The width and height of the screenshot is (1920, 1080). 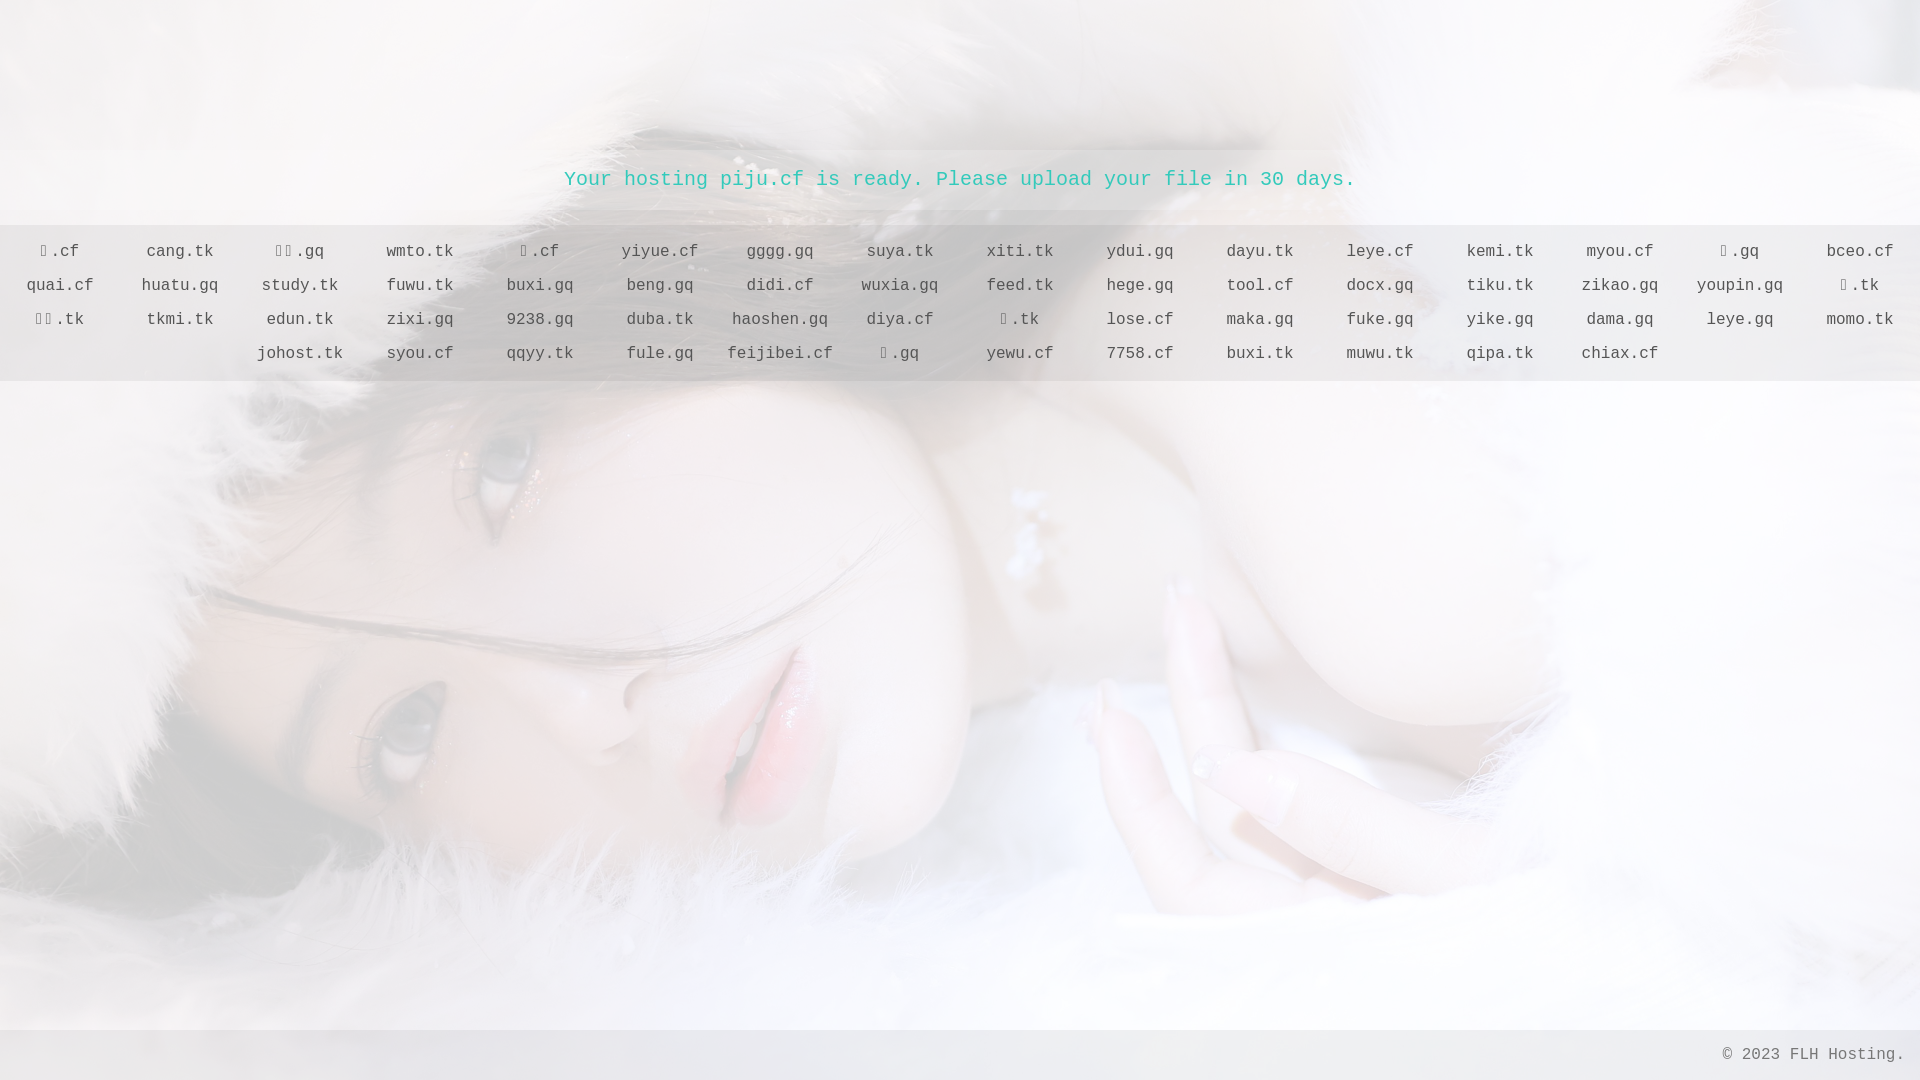 What do you see at coordinates (180, 250) in the screenshot?
I see `'cang.tk'` at bounding box center [180, 250].